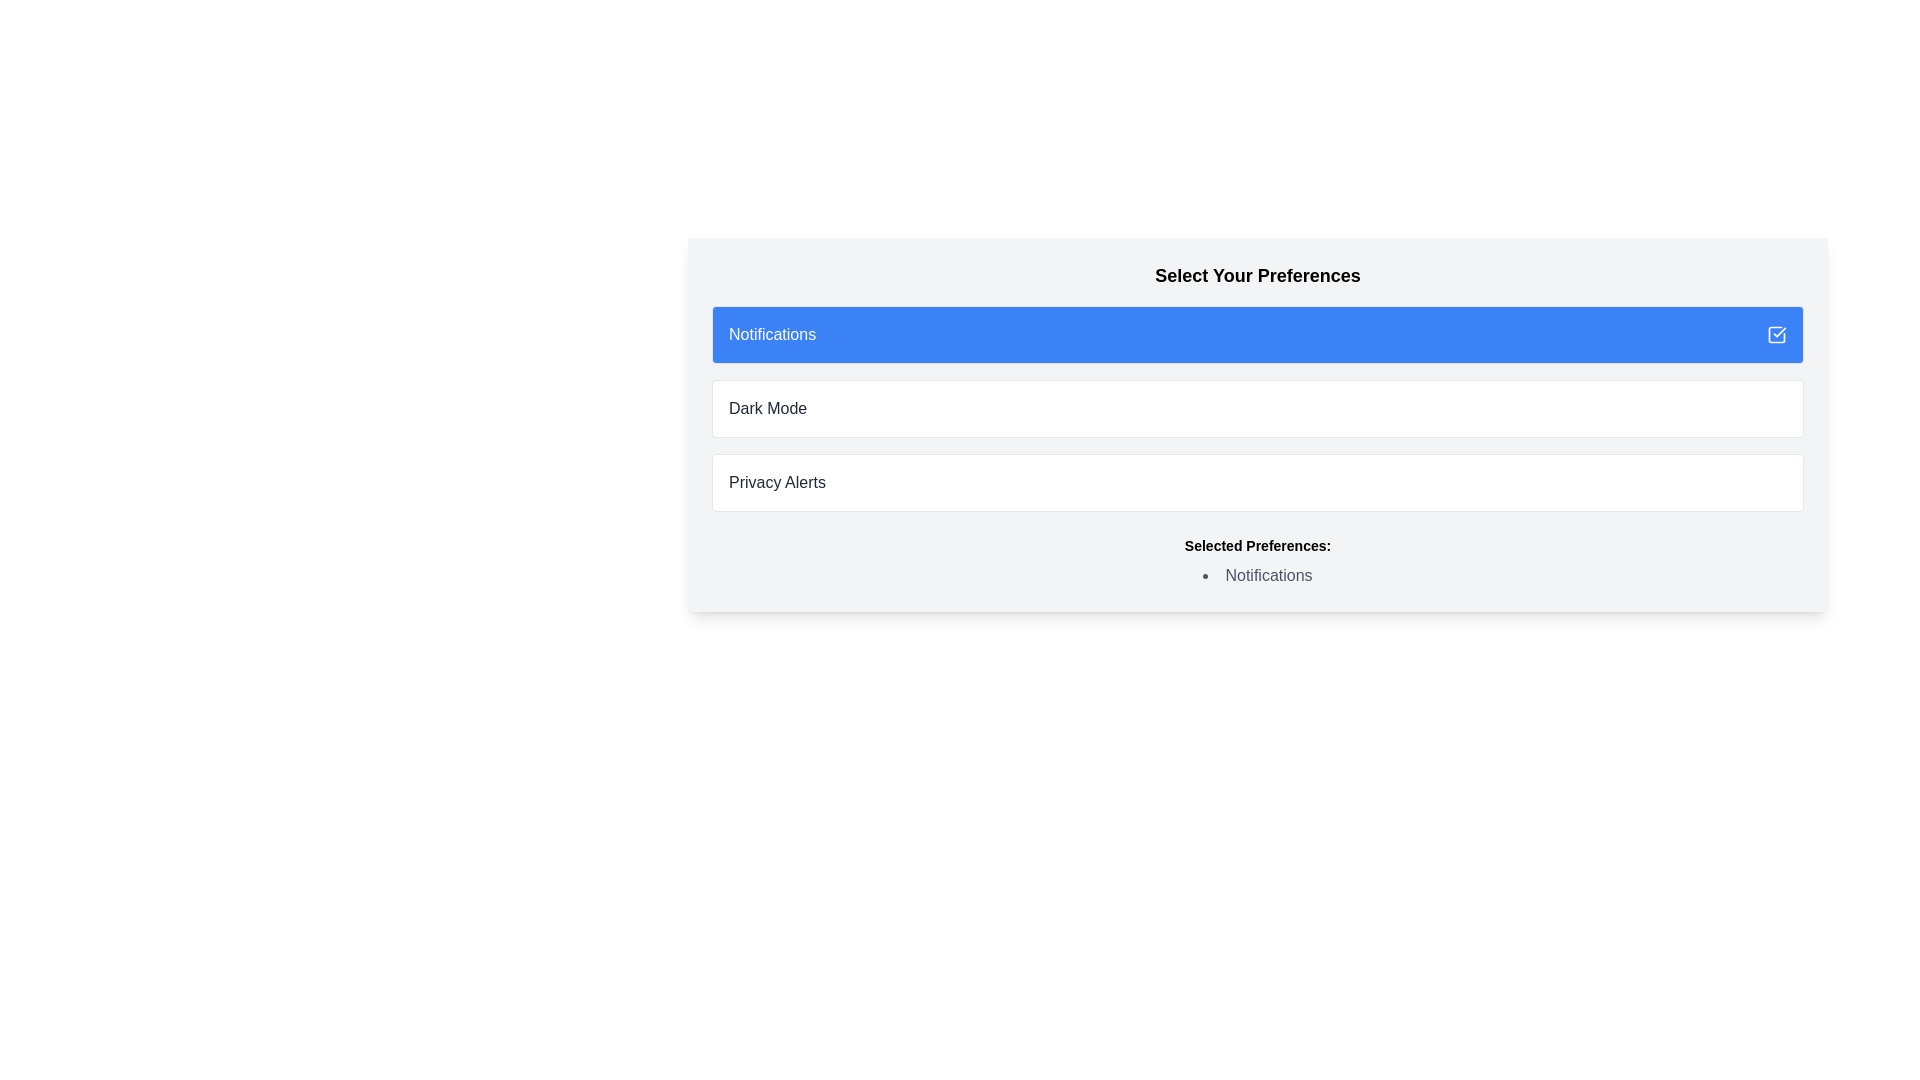 The image size is (1920, 1080). I want to click on the Text Label that serves as the heading for the preferences selection panel, located centrally at the top of the interface section, so click(1256, 276).